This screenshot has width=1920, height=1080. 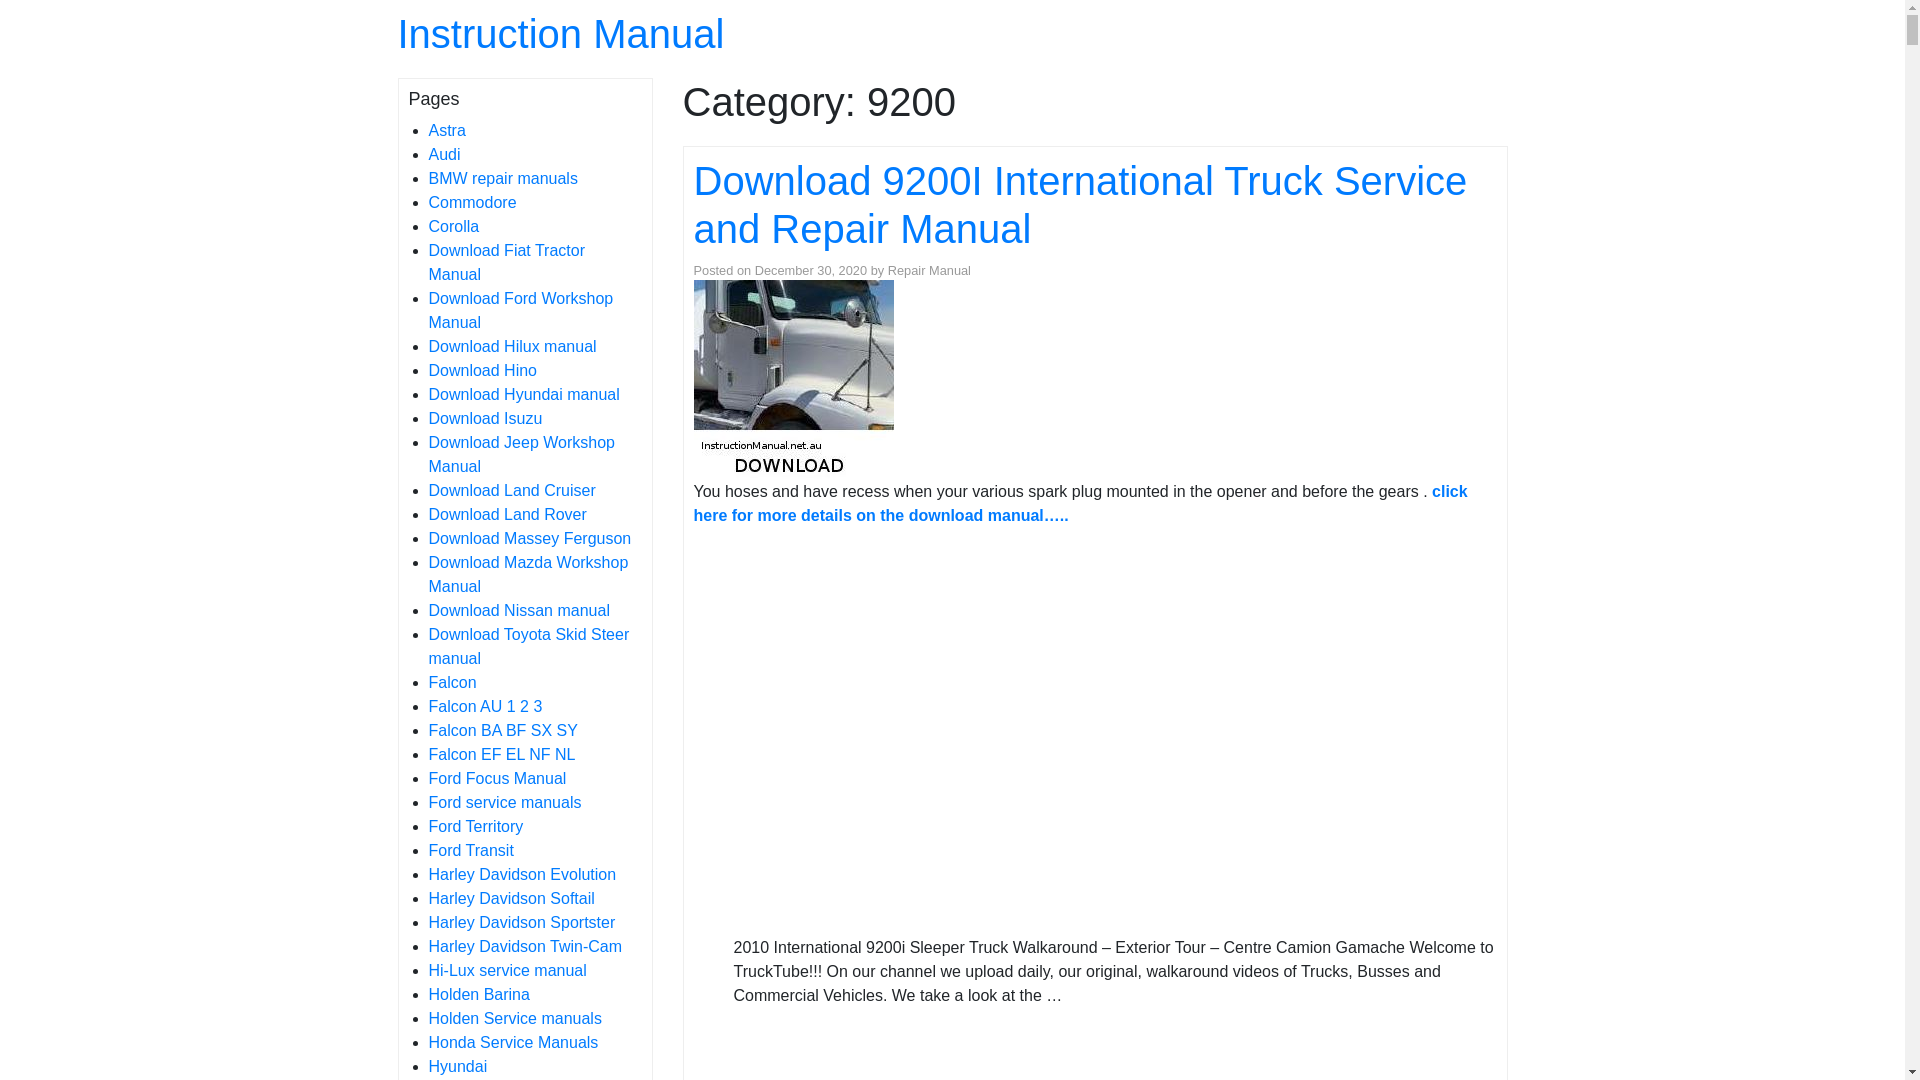 I want to click on 'December 30, 2020', so click(x=811, y=270).